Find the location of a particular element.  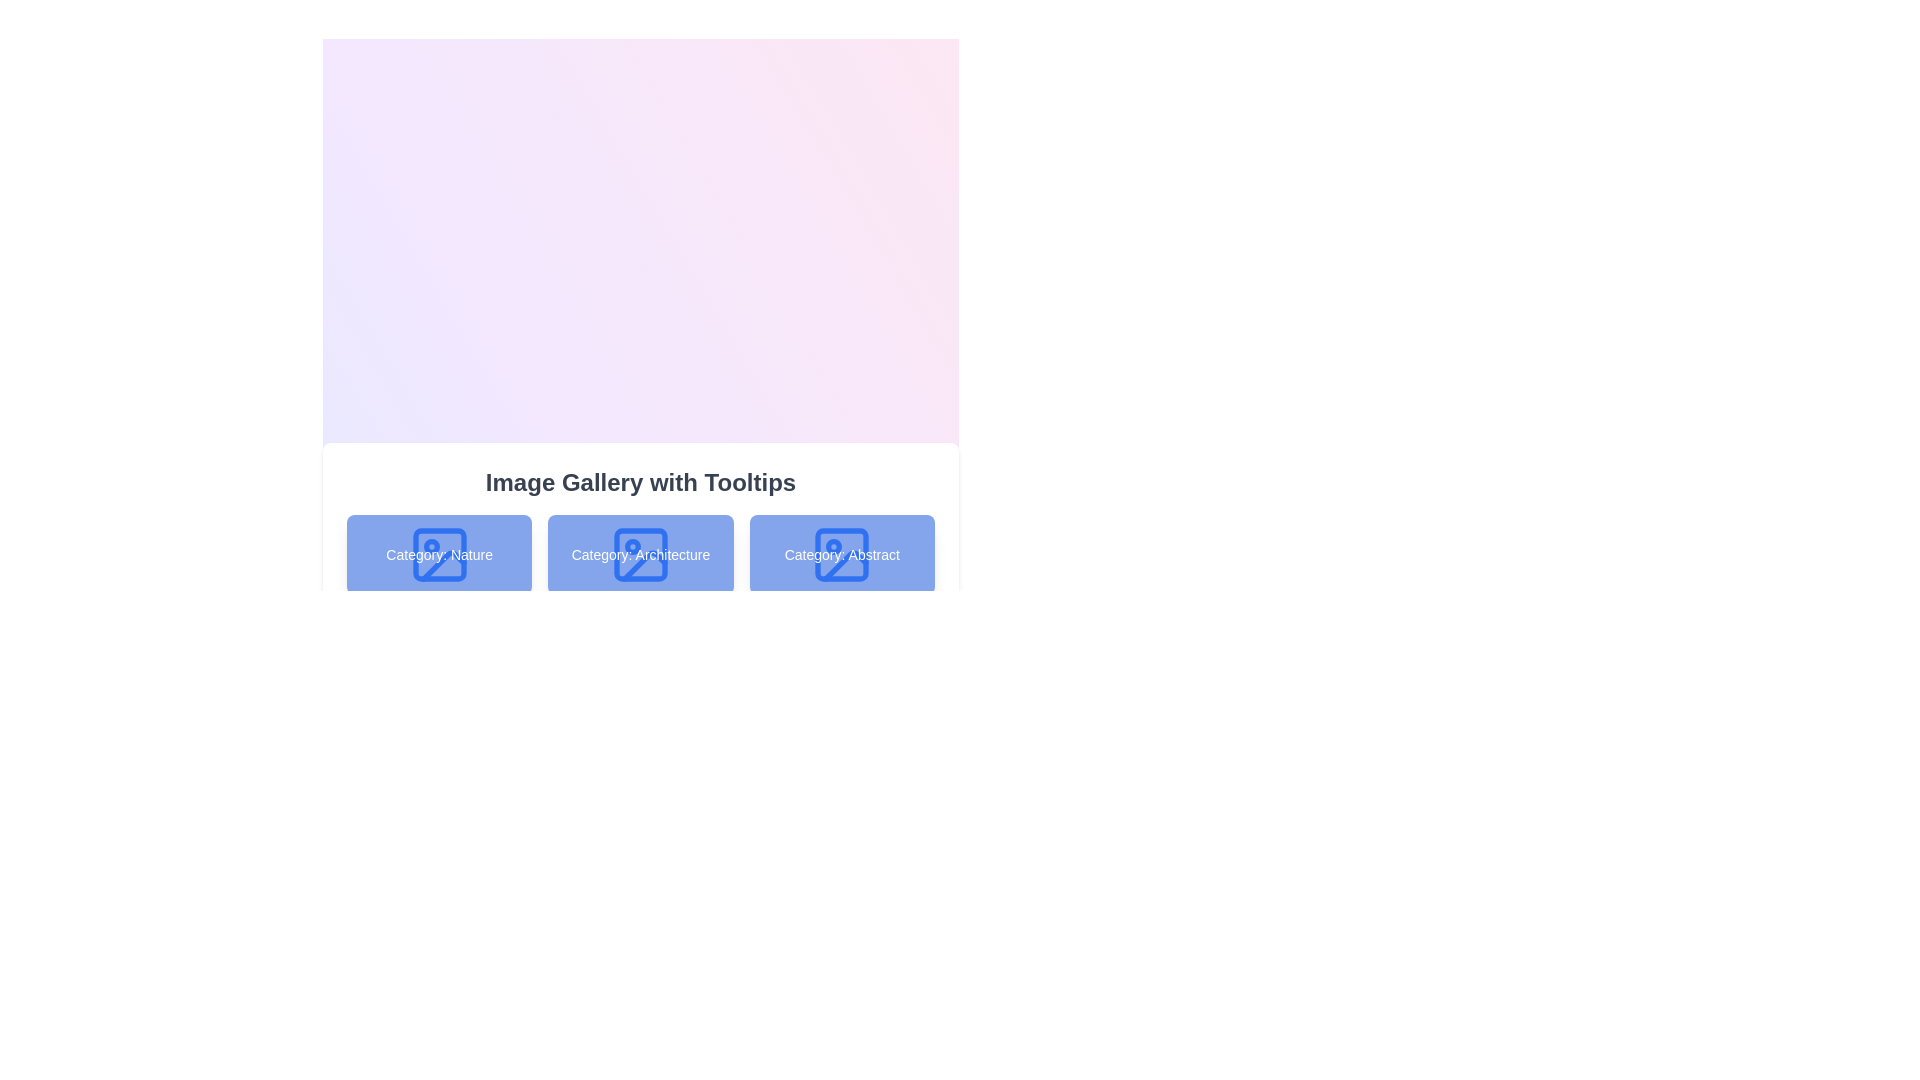

the blue picture frame icon with a circular detail in the top left corner is located at coordinates (438, 555).